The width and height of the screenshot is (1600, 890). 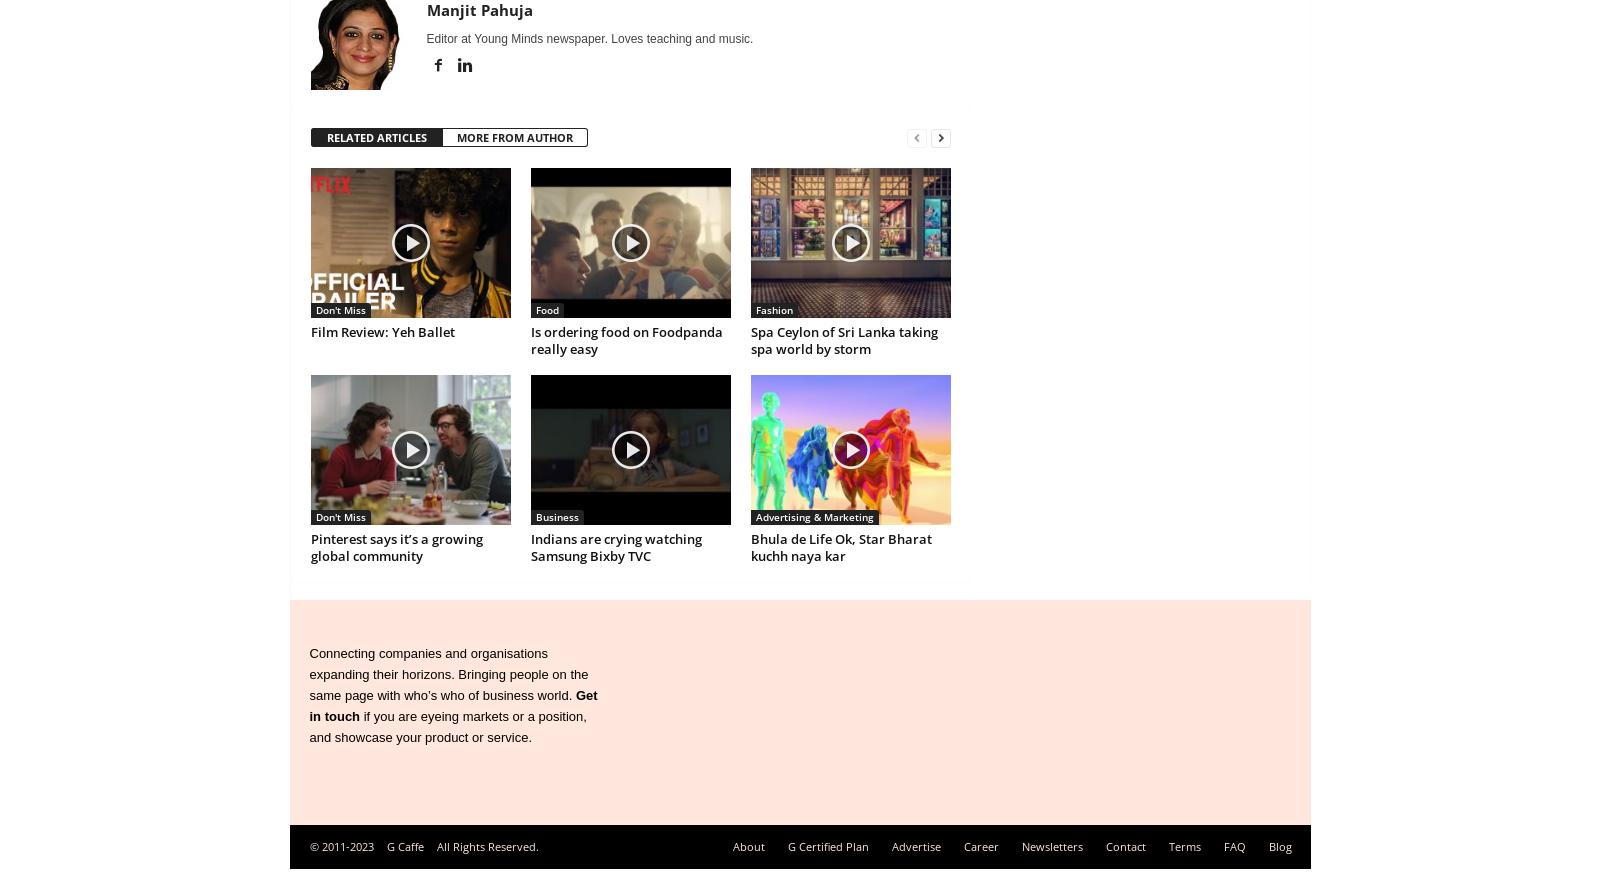 What do you see at coordinates (755, 309) in the screenshot?
I see `'Fashion'` at bounding box center [755, 309].